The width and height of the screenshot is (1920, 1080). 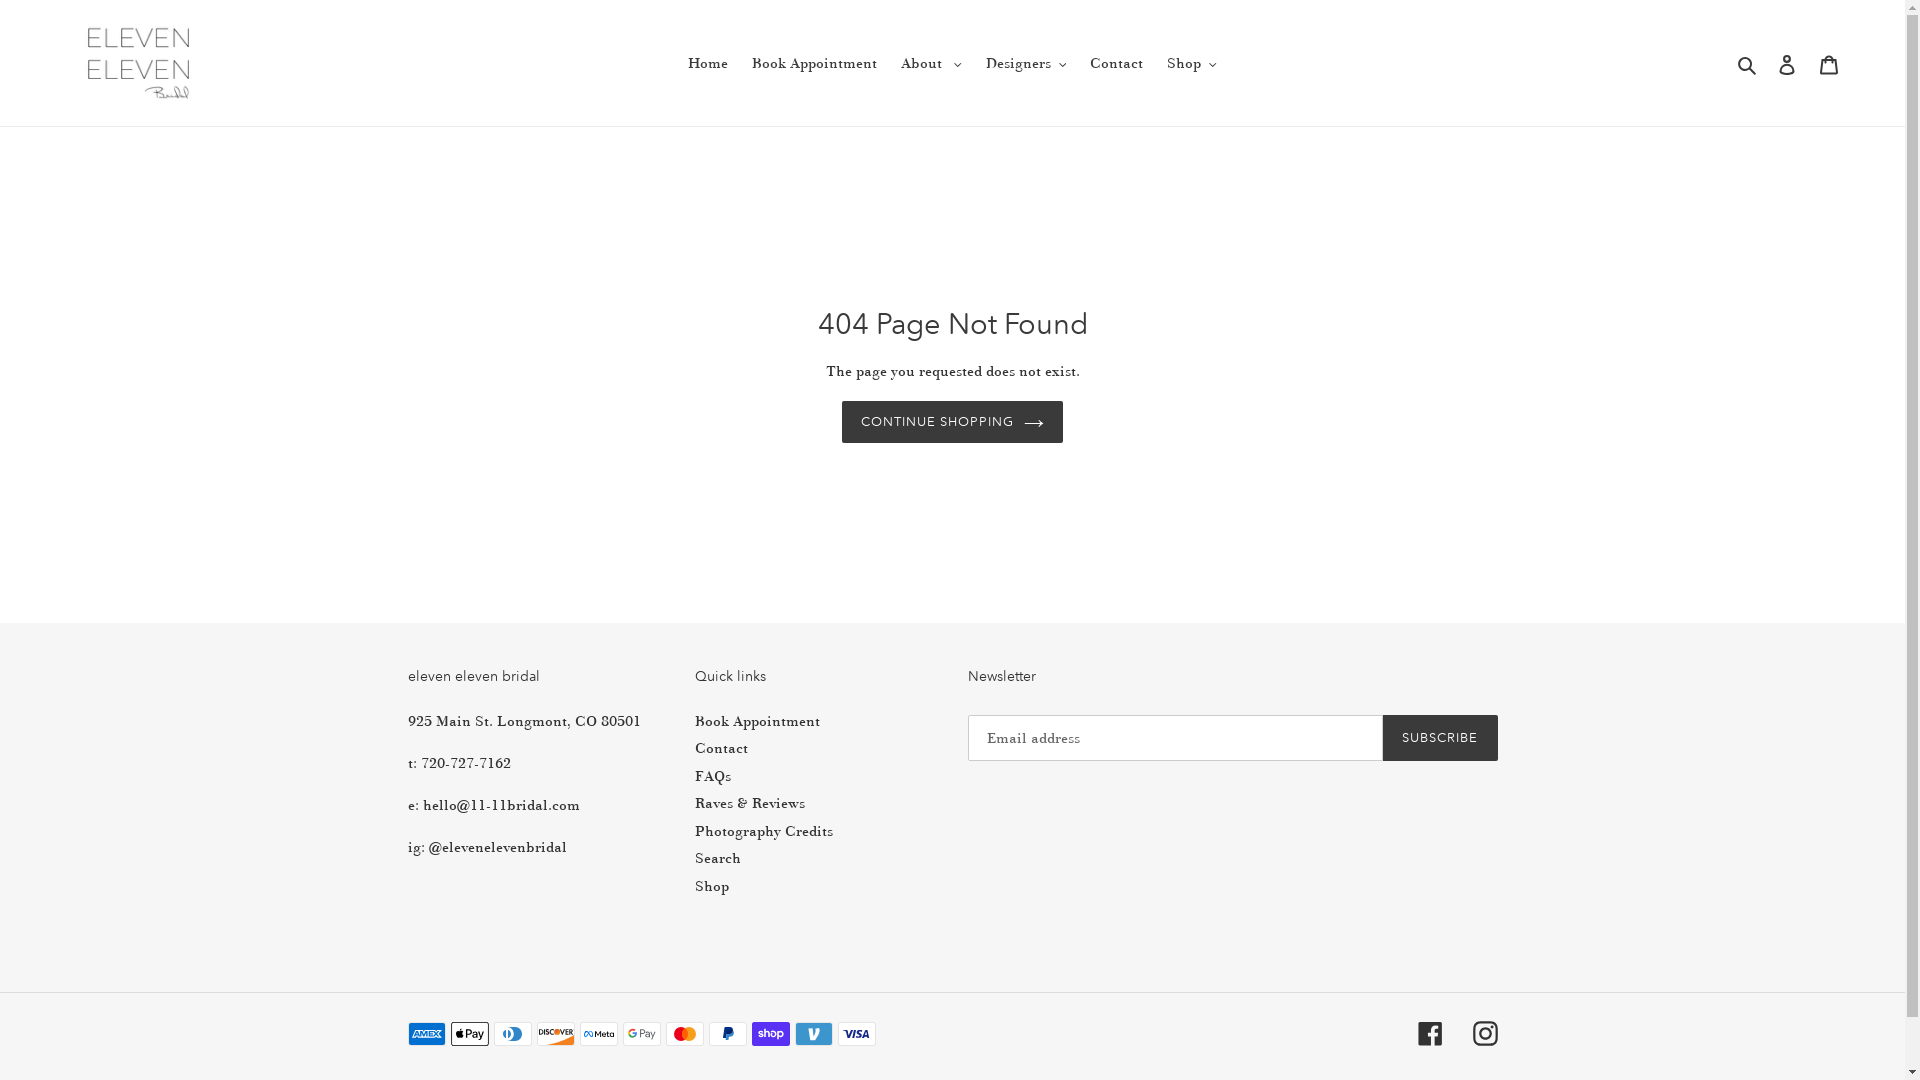 I want to click on 'Shop', so click(x=711, y=885).